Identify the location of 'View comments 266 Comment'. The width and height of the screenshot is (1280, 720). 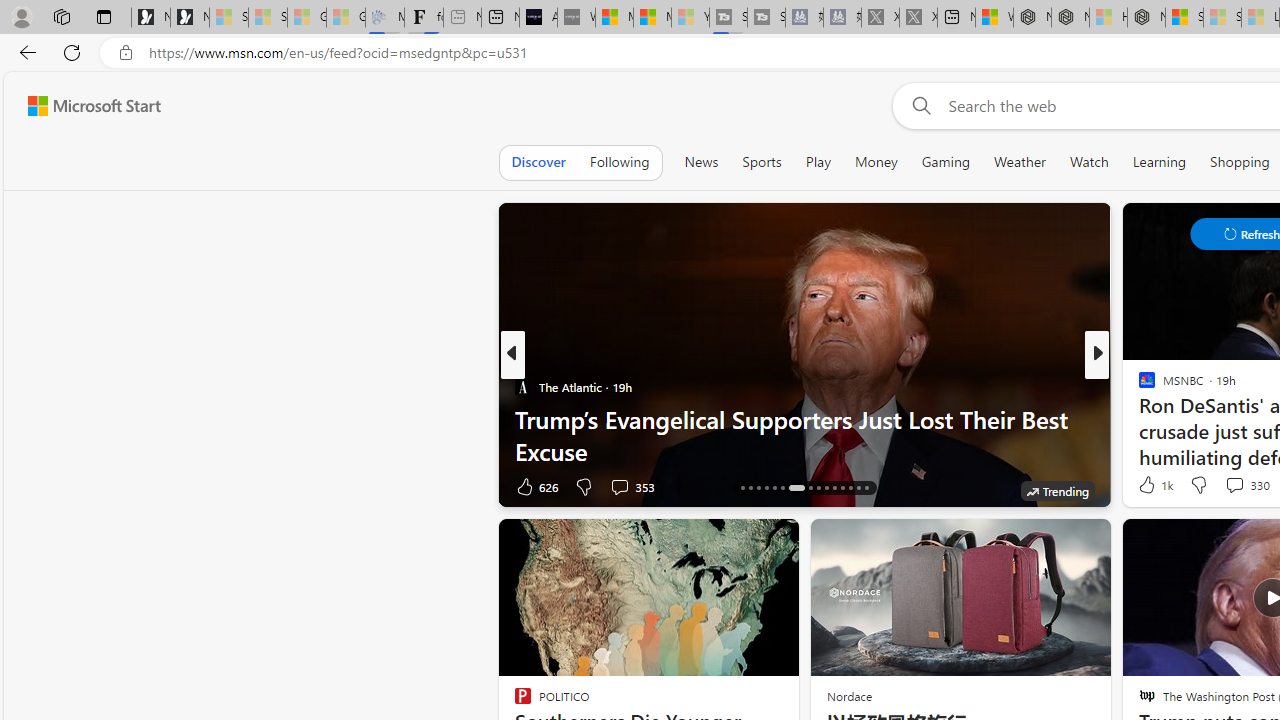
(1247, 486).